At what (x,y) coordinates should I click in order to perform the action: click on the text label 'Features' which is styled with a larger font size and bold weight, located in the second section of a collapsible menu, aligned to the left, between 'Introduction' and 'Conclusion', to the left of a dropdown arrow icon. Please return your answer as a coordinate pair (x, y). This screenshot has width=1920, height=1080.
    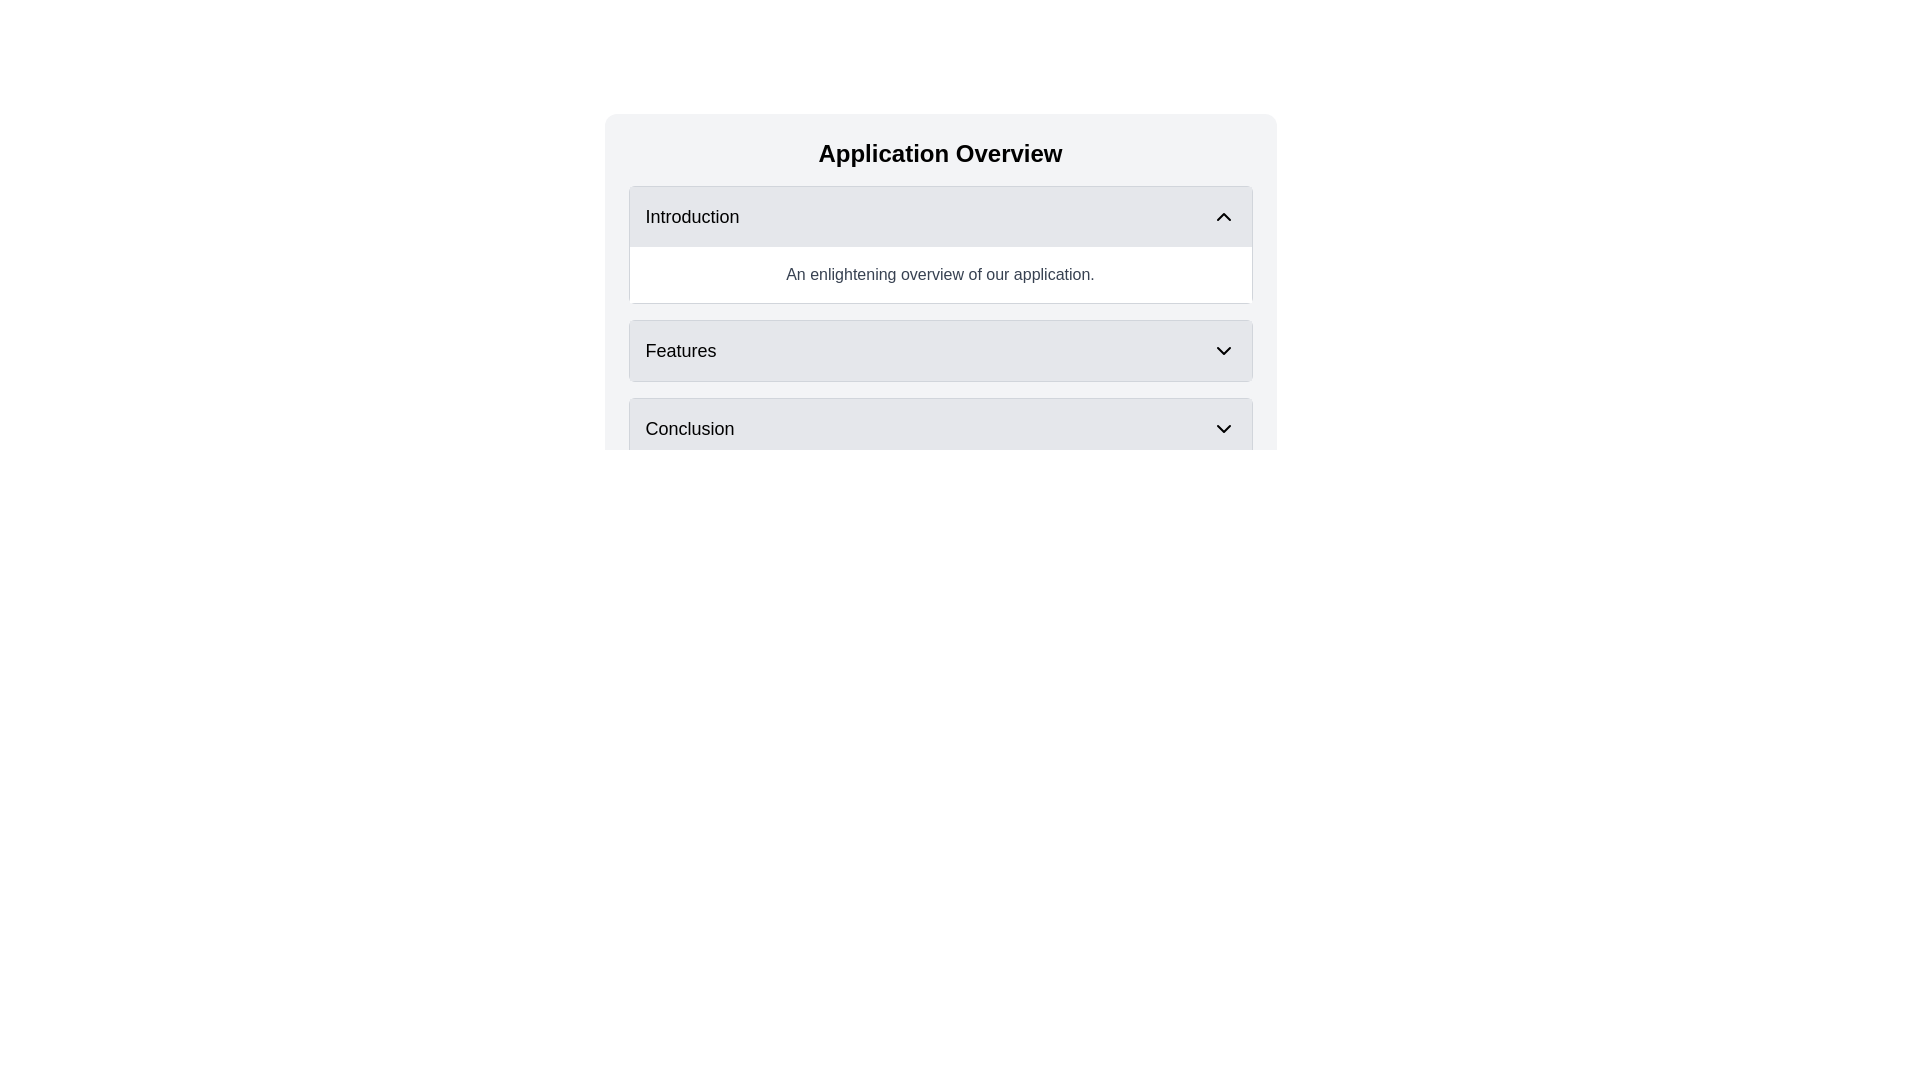
    Looking at the image, I should click on (681, 350).